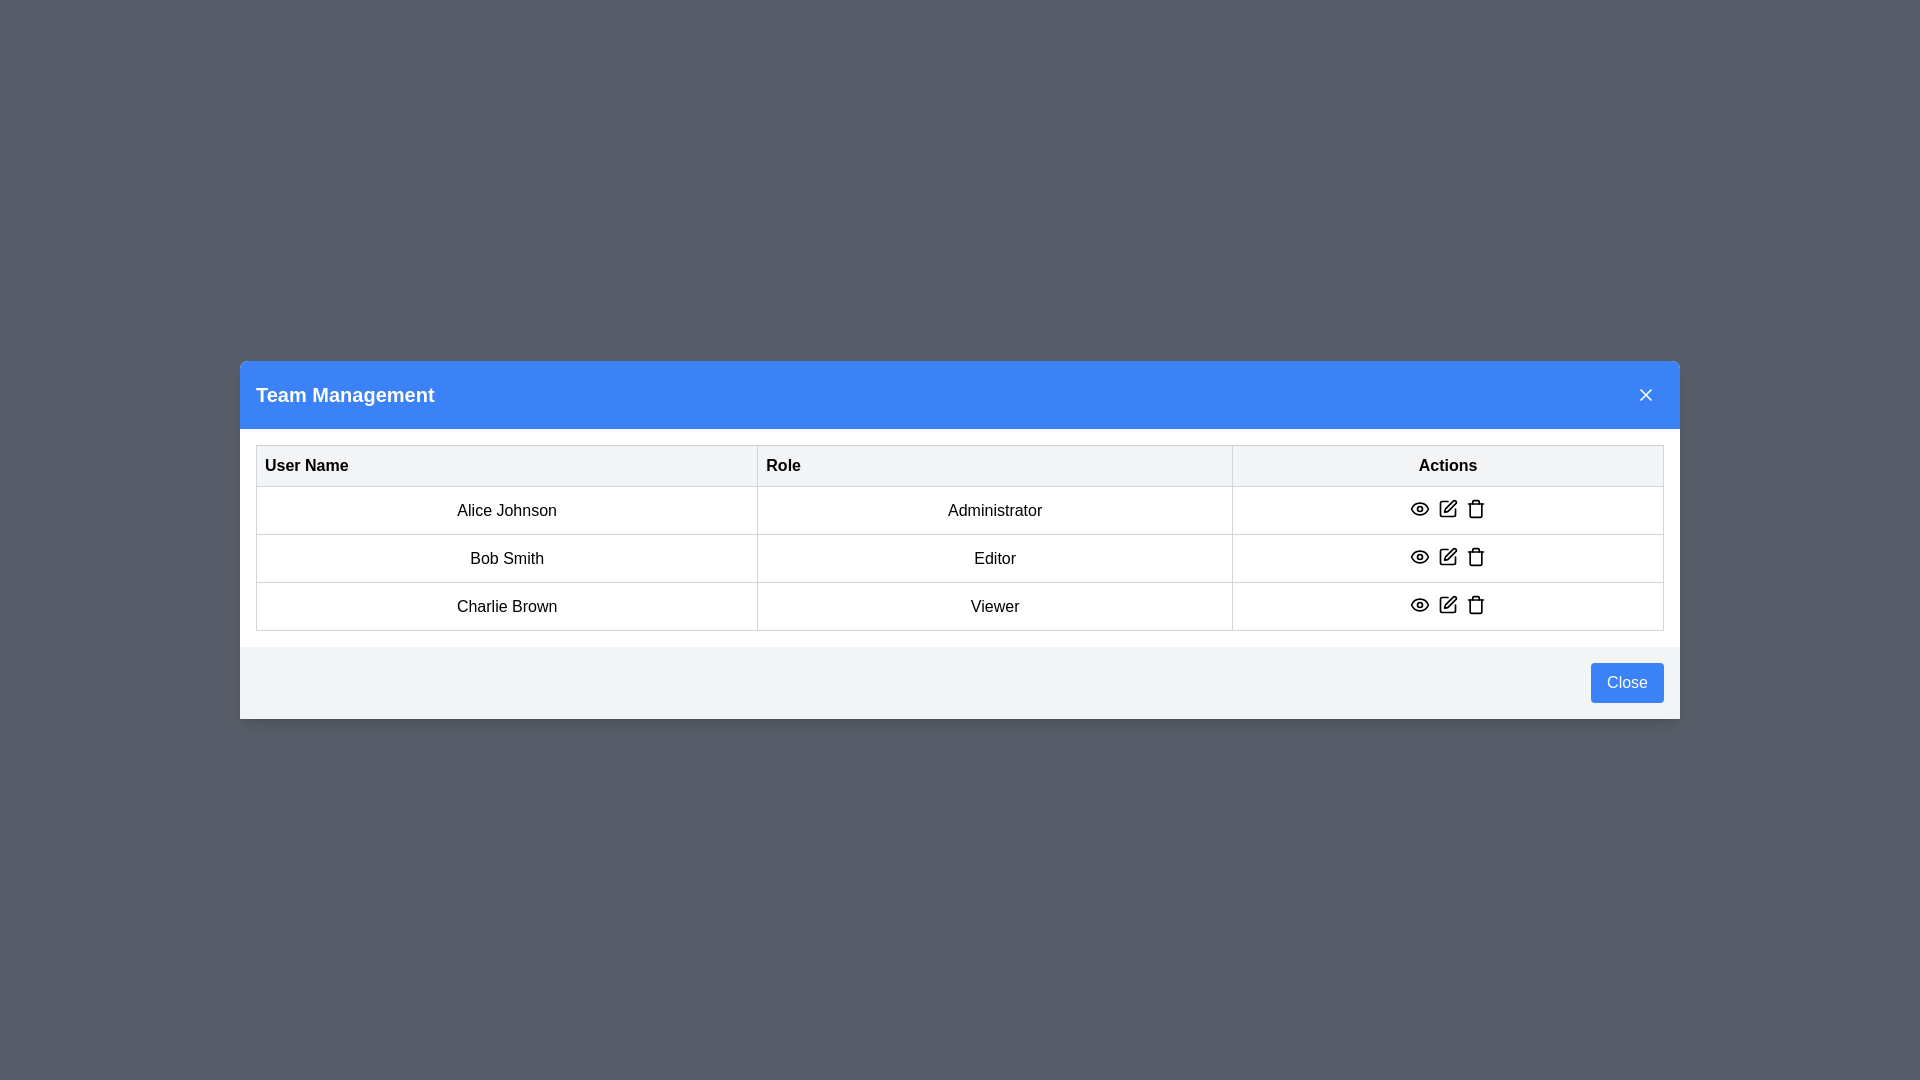 This screenshot has height=1080, width=1920. Describe the element at coordinates (507, 605) in the screenshot. I see `the static text label displaying 'Charlie Brown' located in the third row, first column of the table under the 'User Name' heading` at that location.